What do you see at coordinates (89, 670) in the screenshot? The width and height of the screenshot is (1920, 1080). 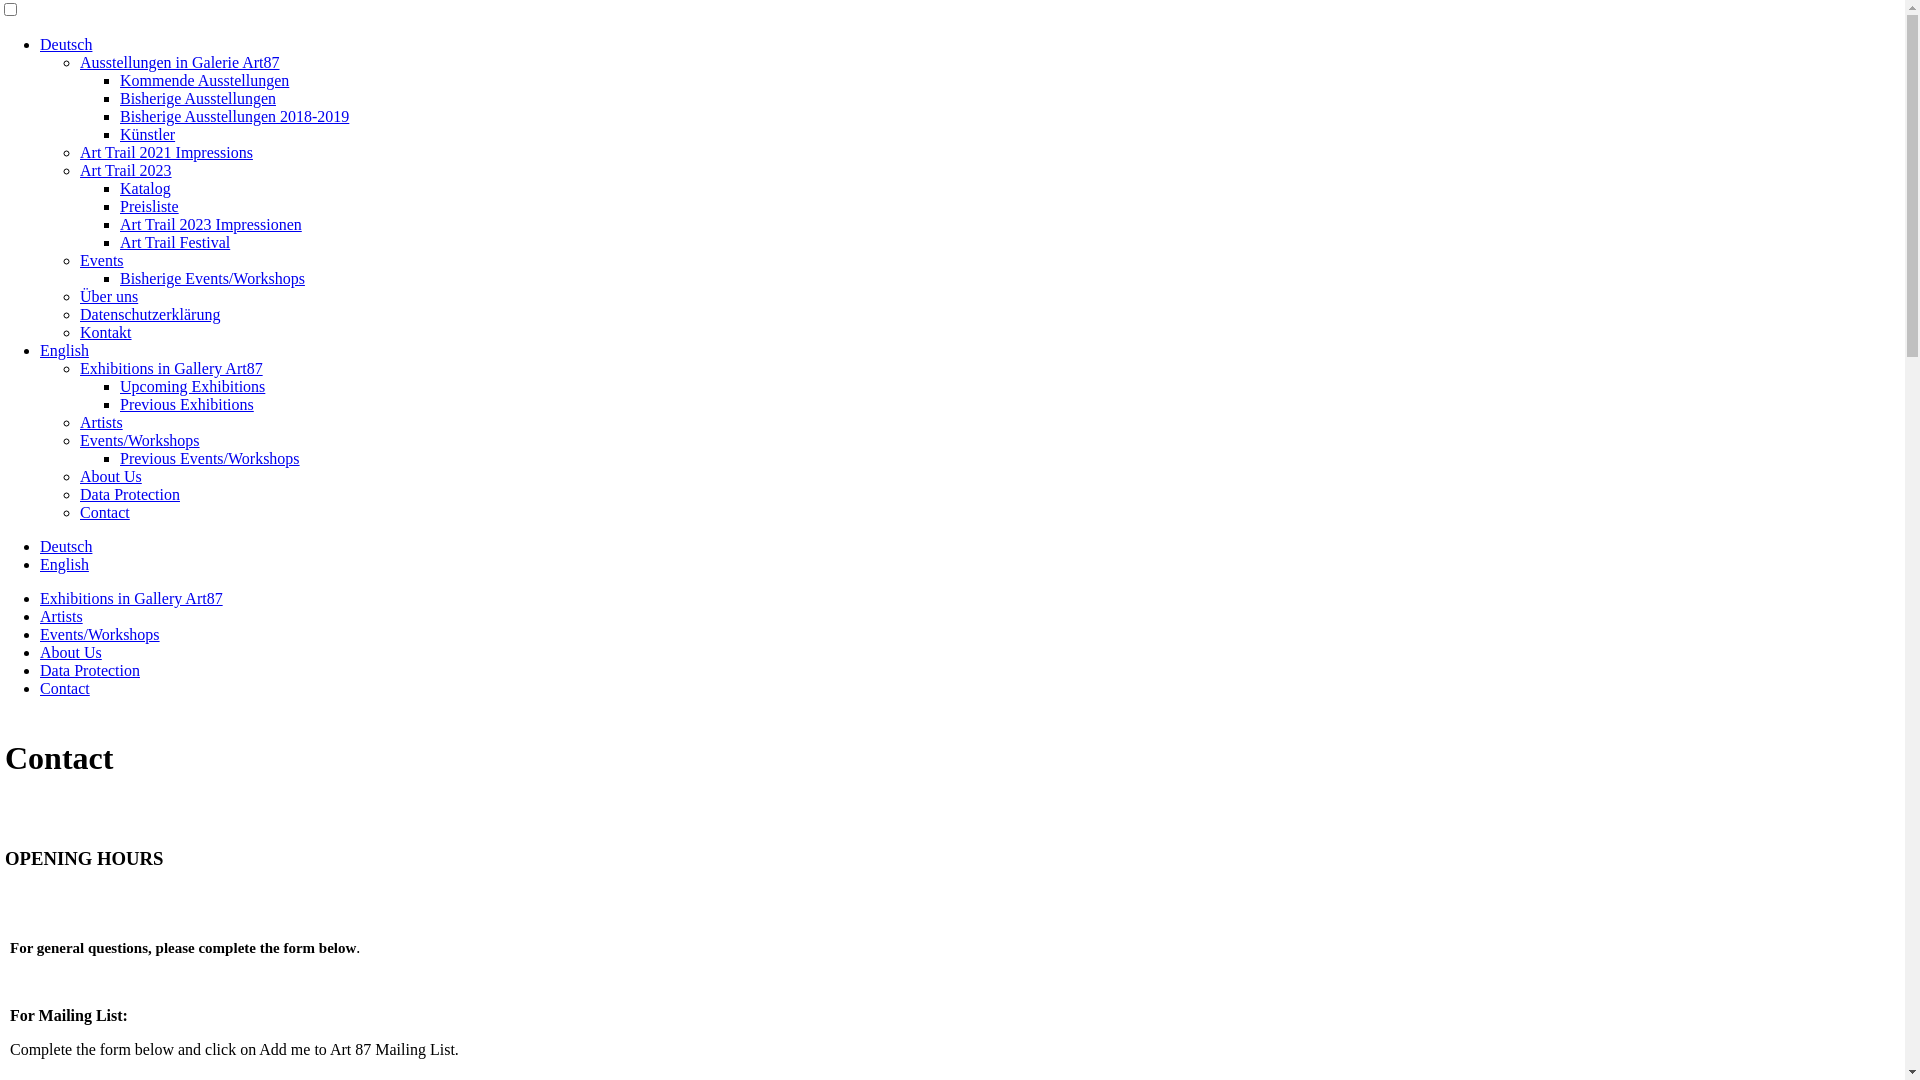 I see `'Data Protection'` at bounding box center [89, 670].